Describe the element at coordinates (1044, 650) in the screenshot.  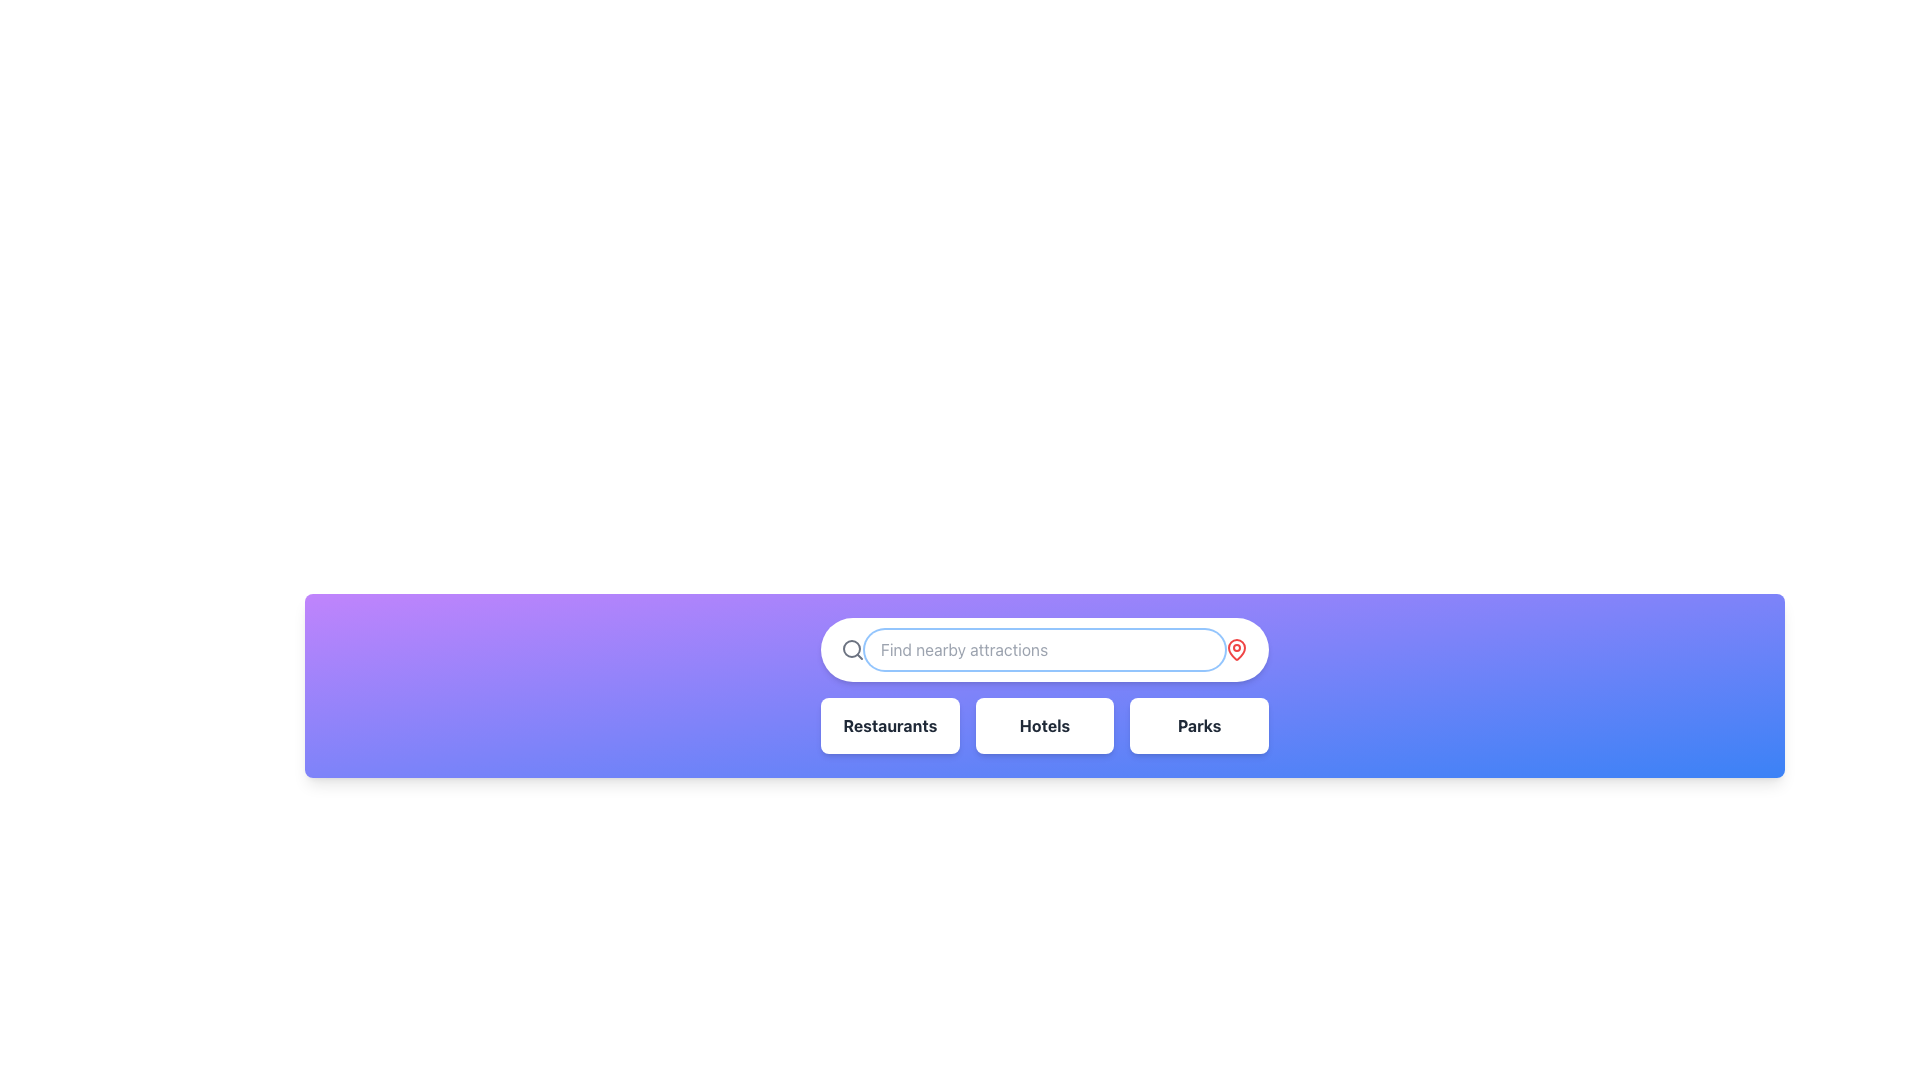
I see `the text input field for searching nearby attractions to focus on it` at that location.